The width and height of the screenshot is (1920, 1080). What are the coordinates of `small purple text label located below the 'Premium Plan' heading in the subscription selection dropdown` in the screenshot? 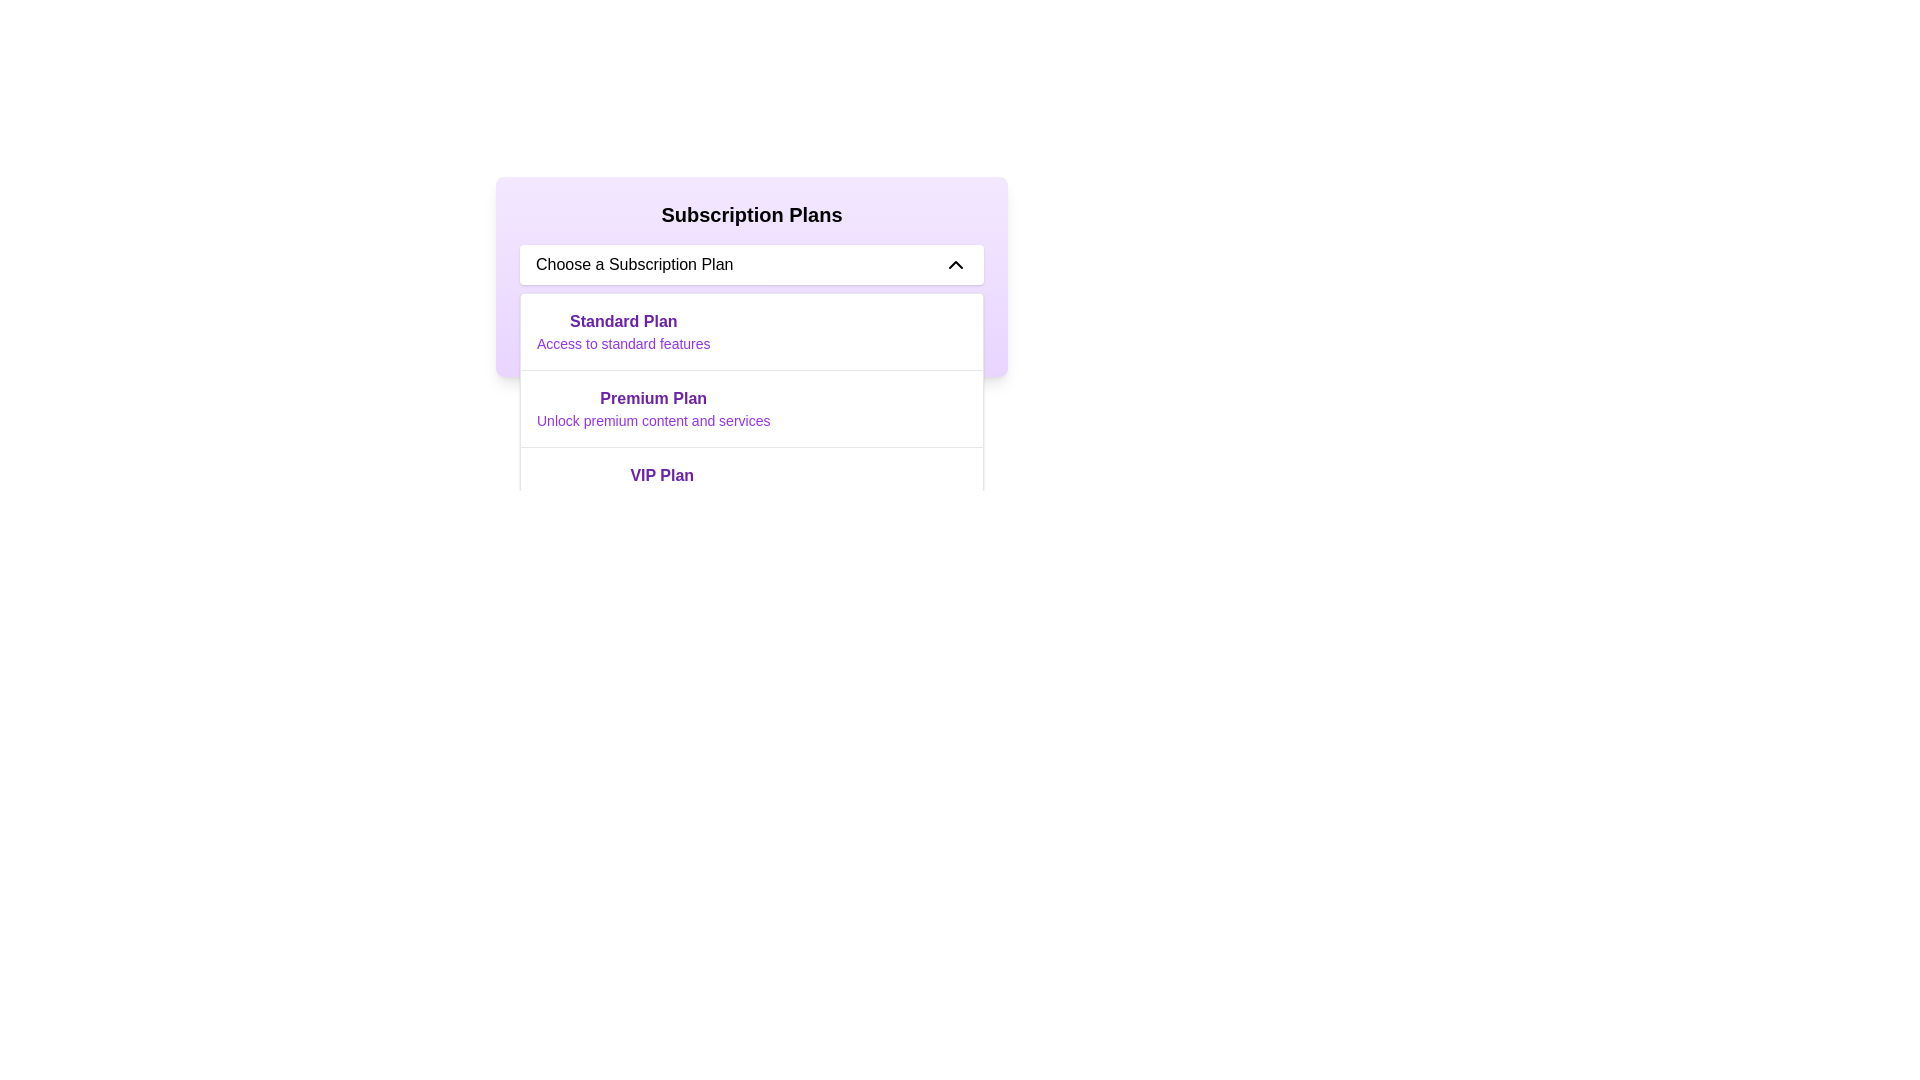 It's located at (653, 419).